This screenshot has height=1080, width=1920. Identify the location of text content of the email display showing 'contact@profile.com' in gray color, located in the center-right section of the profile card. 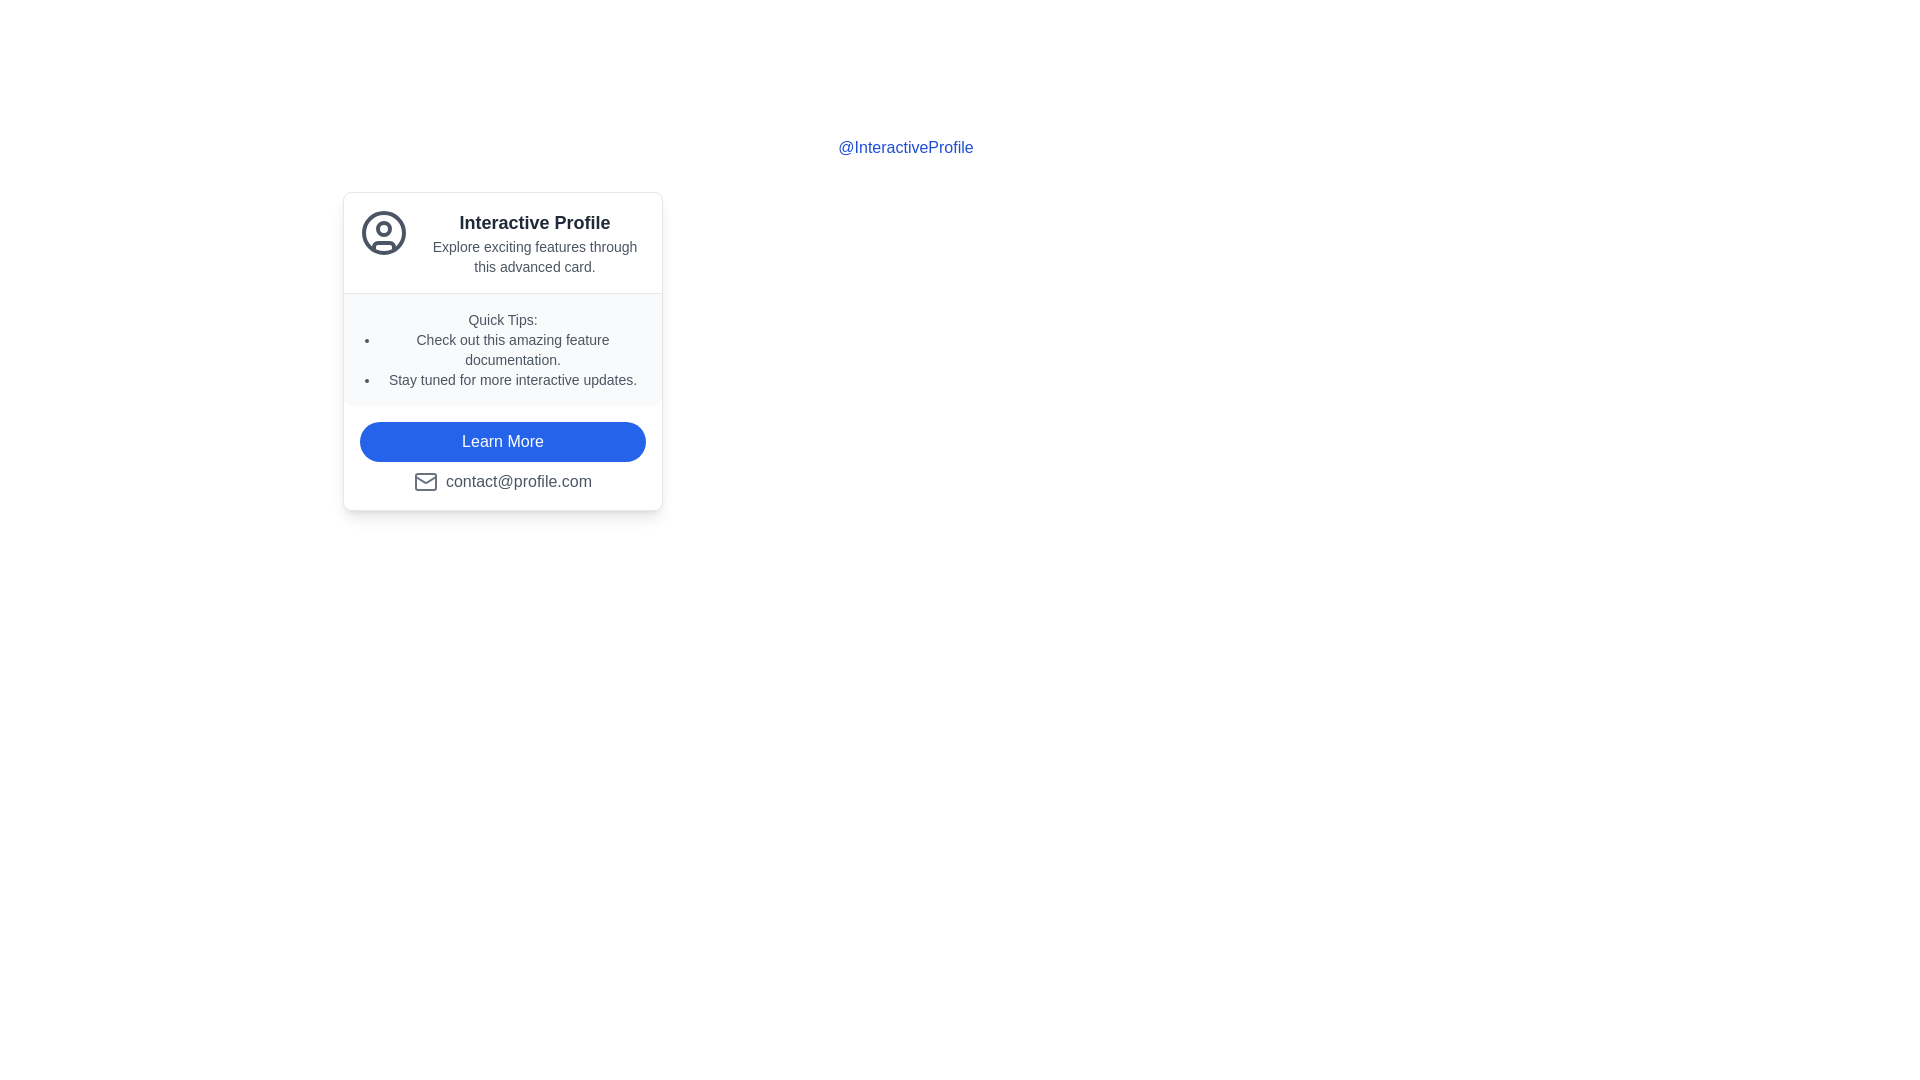
(518, 482).